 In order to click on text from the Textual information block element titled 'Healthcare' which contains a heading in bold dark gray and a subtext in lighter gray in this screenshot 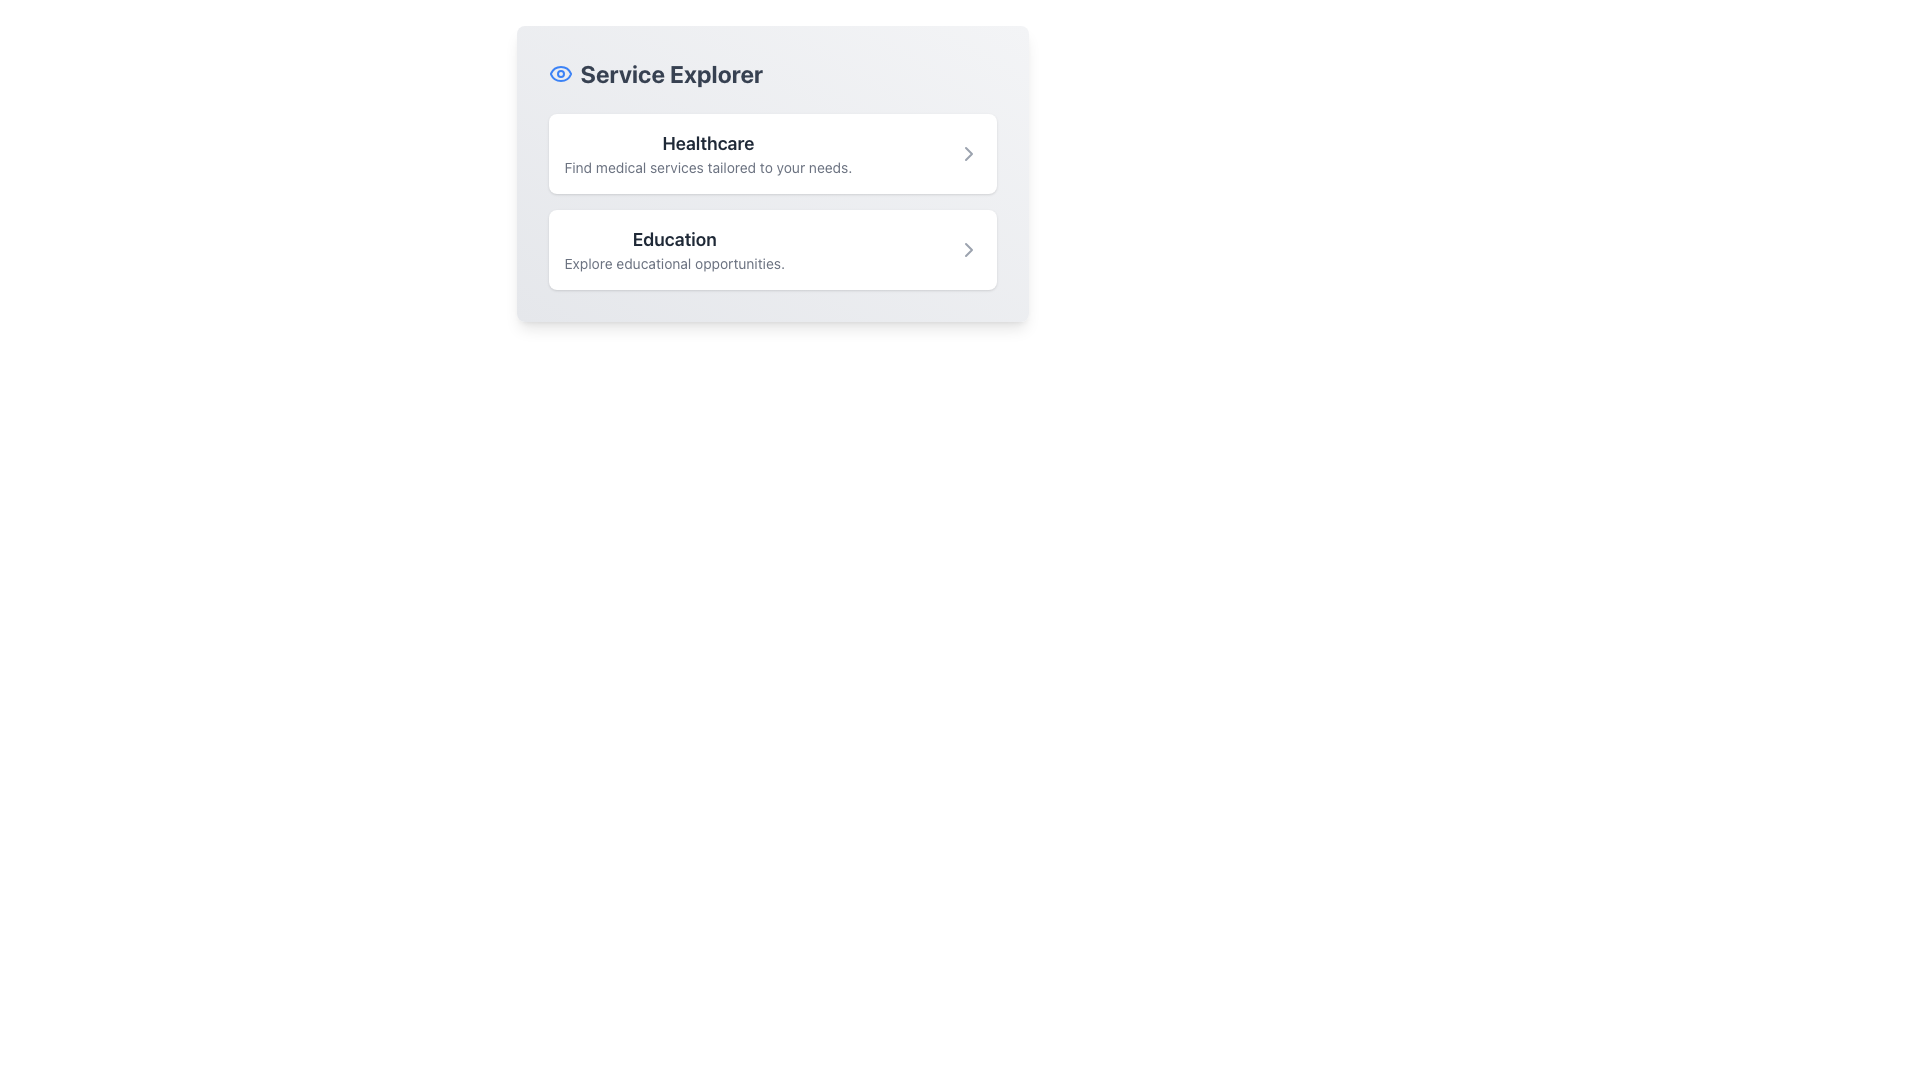, I will do `click(708, 153)`.